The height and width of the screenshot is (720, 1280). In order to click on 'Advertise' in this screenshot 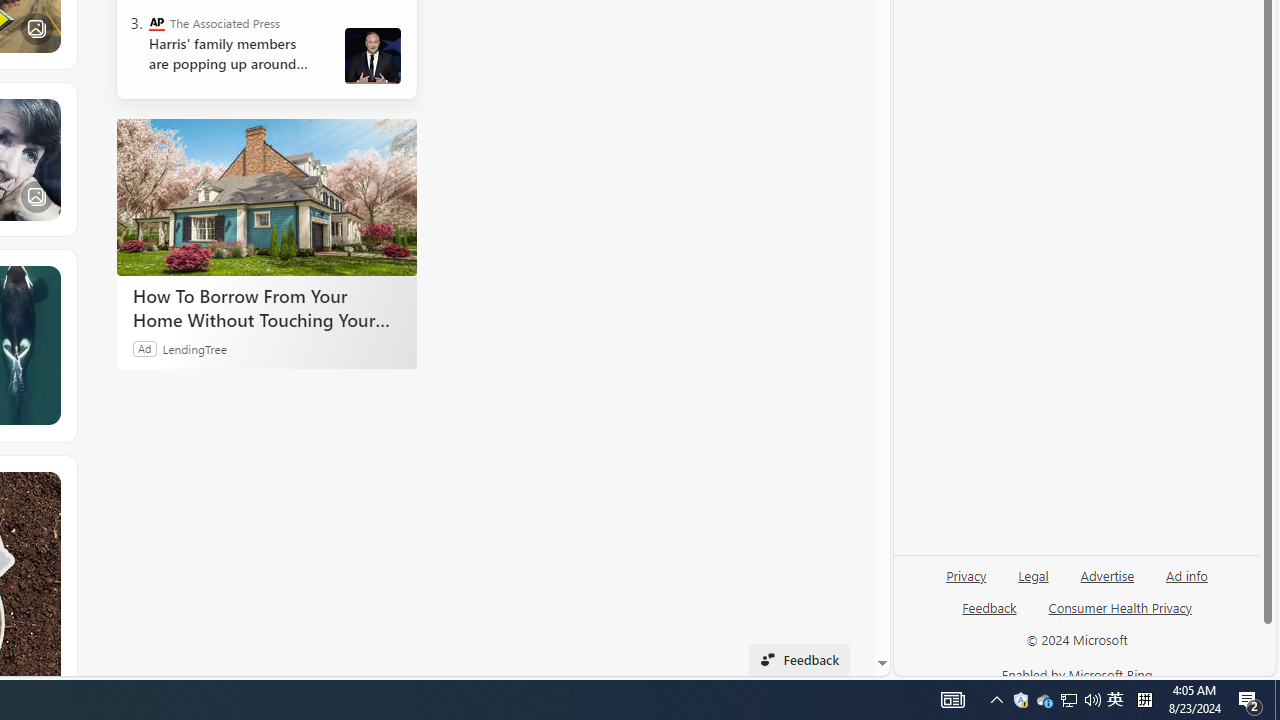, I will do `click(1106, 583)`.